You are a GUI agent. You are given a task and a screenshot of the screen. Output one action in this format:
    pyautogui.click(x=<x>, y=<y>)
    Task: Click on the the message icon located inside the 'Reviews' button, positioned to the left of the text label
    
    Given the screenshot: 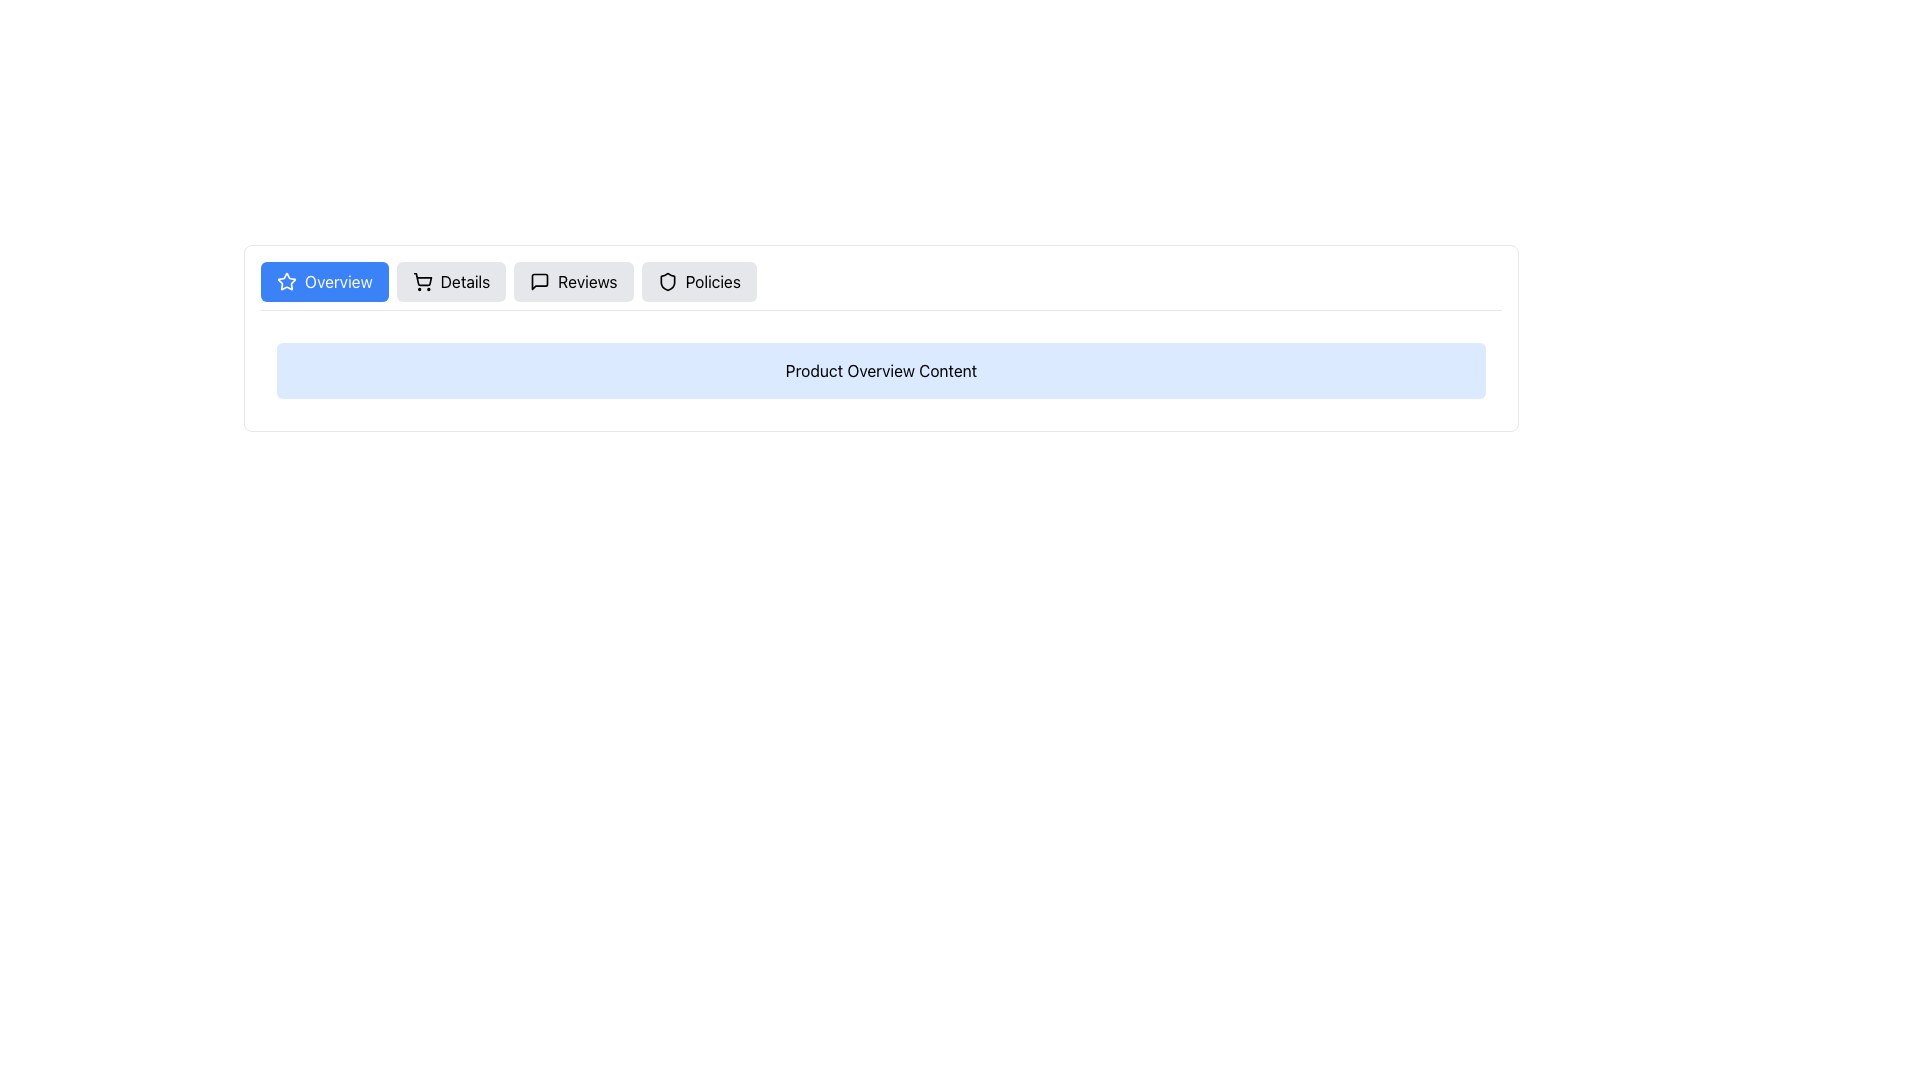 What is the action you would take?
    pyautogui.click(x=540, y=281)
    